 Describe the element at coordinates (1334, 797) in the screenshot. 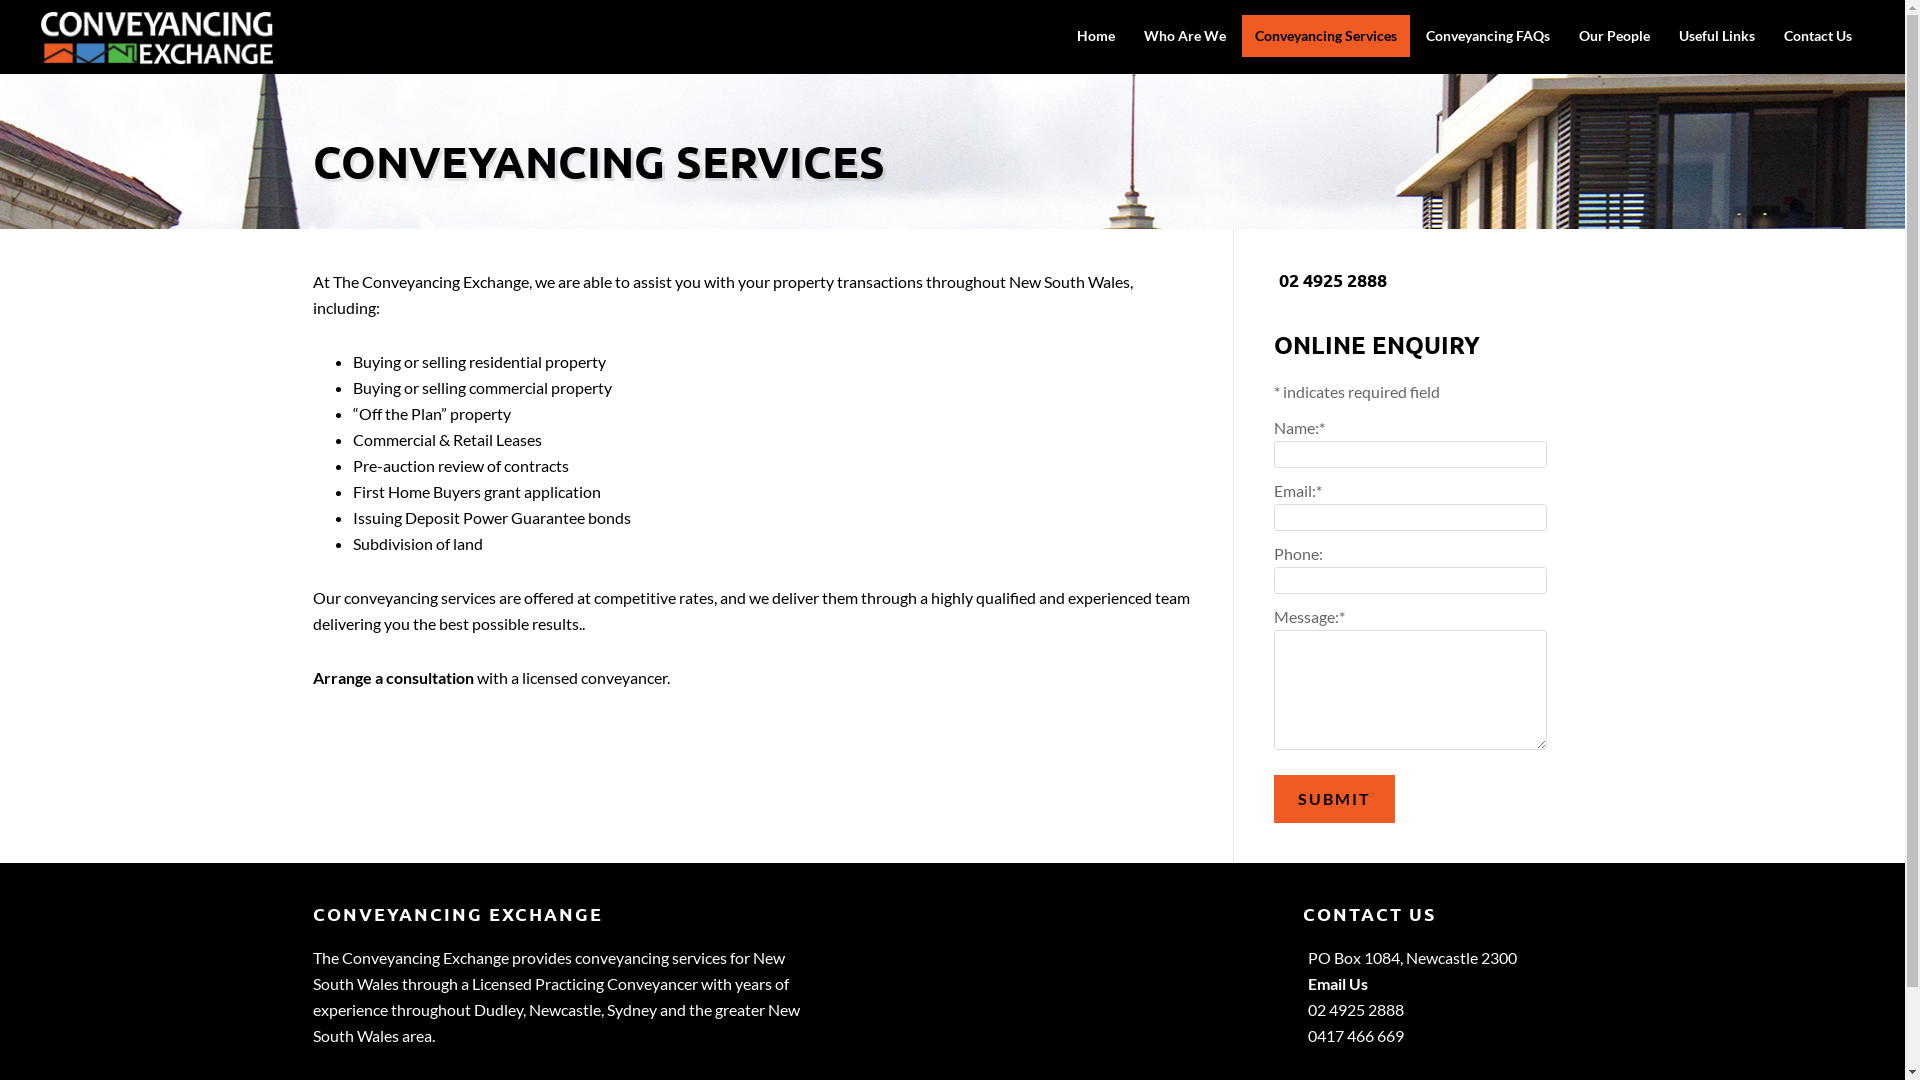

I see `'Submit'` at that location.